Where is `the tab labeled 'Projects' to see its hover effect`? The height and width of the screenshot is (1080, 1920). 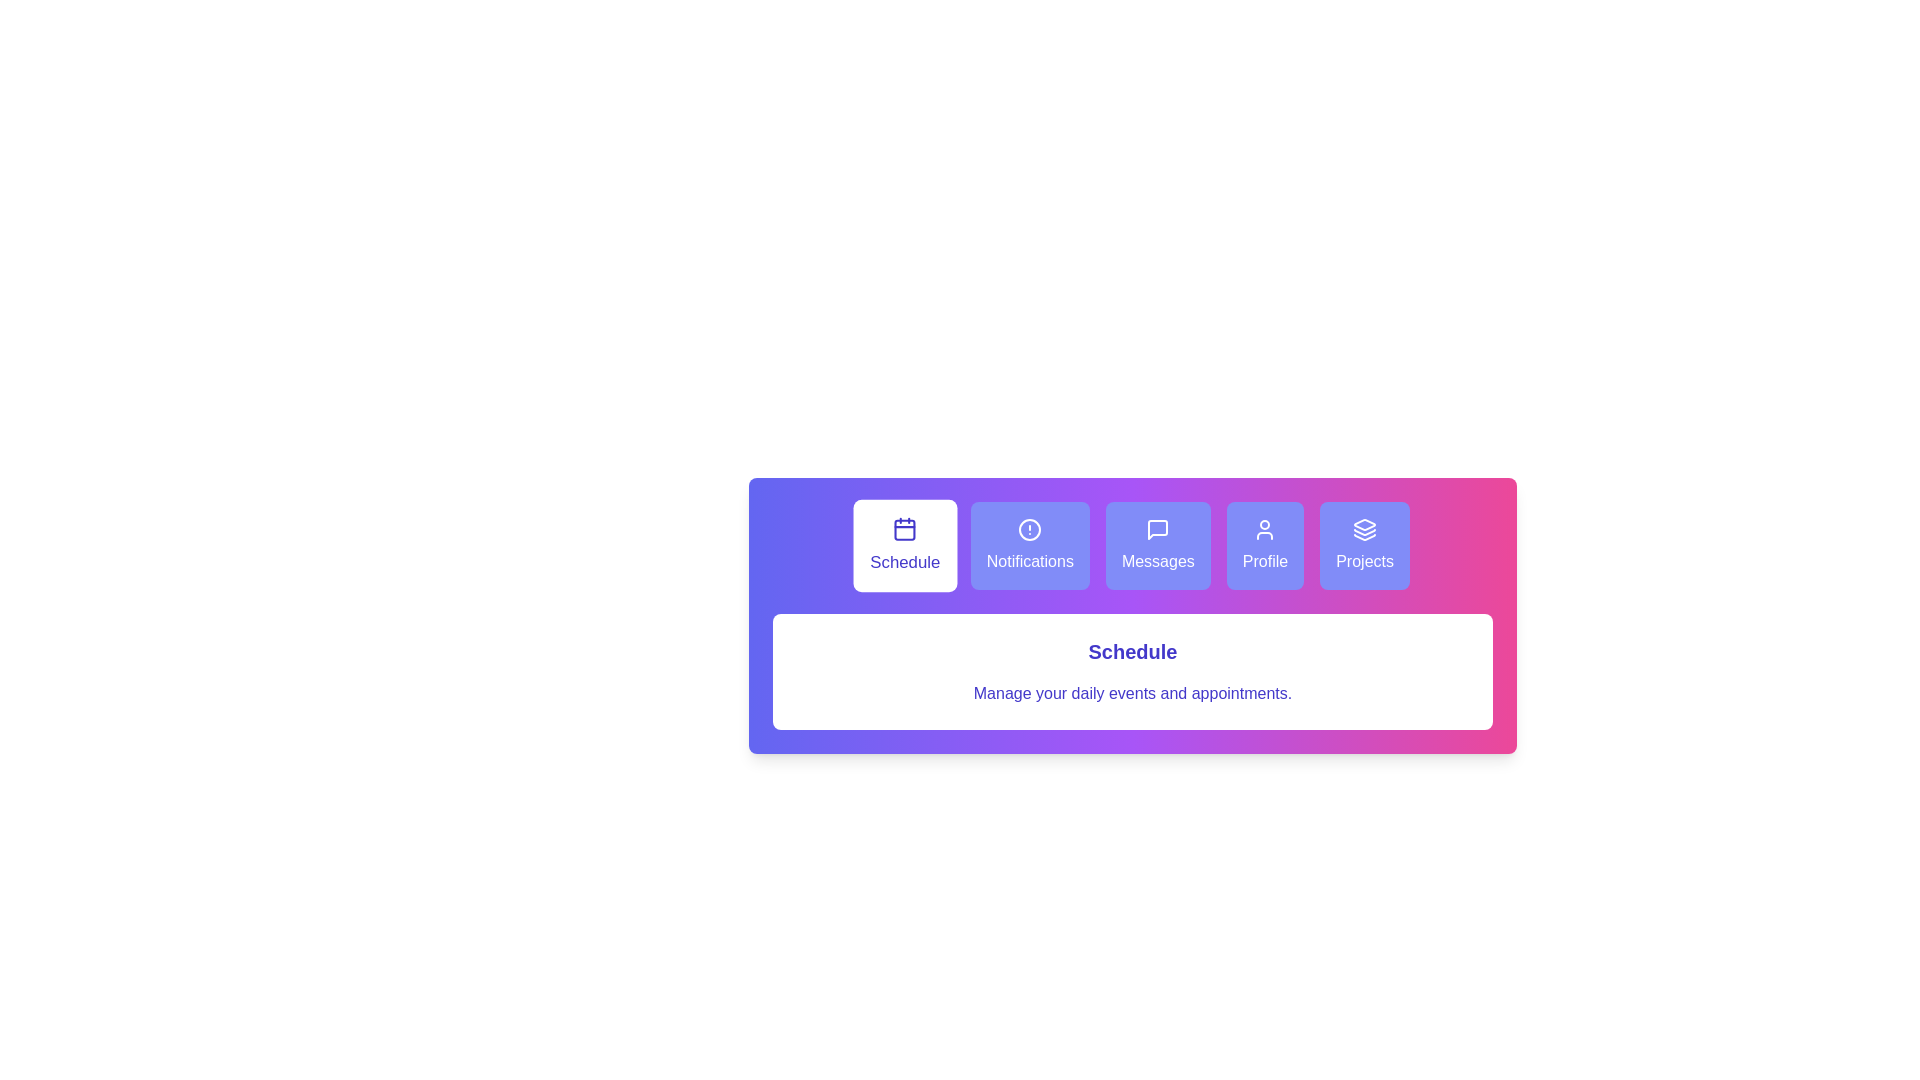 the tab labeled 'Projects' to see its hover effect is located at coordinates (1364, 546).